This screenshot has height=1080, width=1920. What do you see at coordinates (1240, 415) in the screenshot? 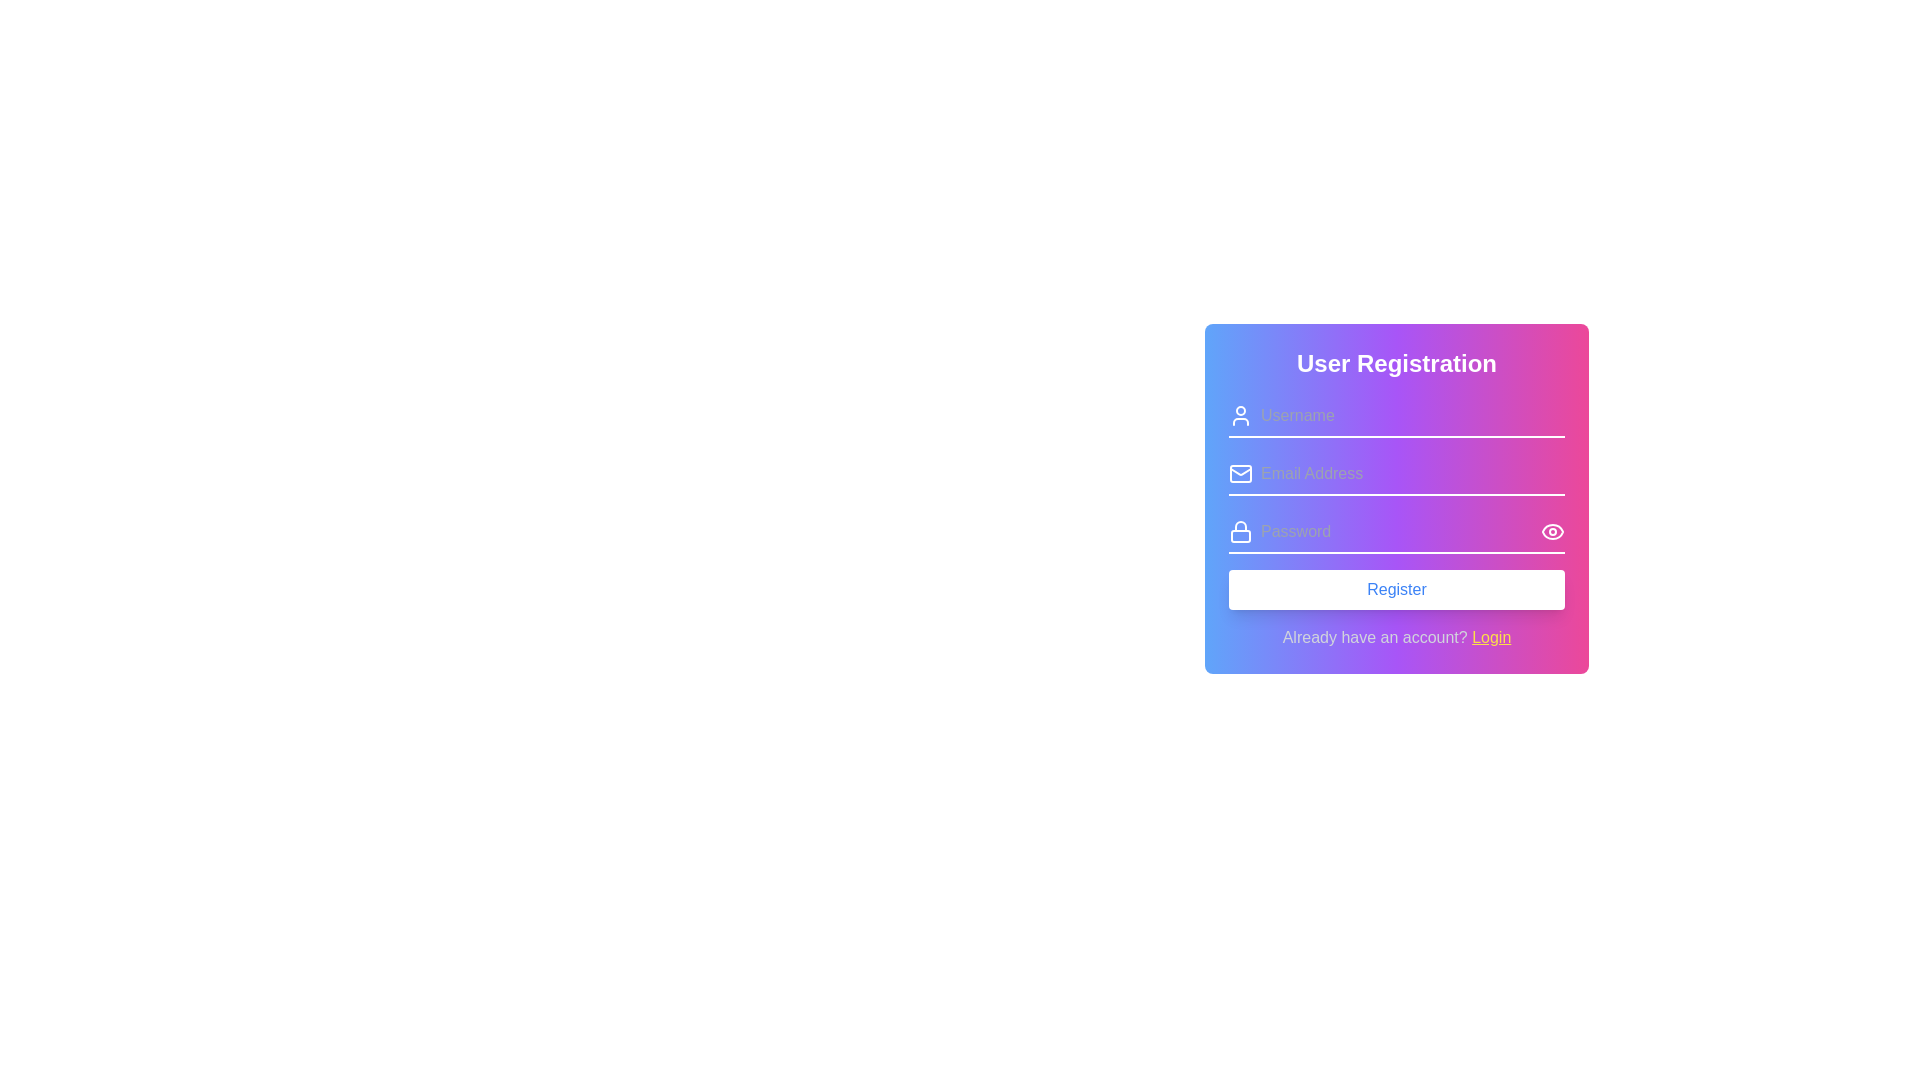
I see `the username icon located to the left of the 'Username' text input field in the User Registration form panel` at bounding box center [1240, 415].